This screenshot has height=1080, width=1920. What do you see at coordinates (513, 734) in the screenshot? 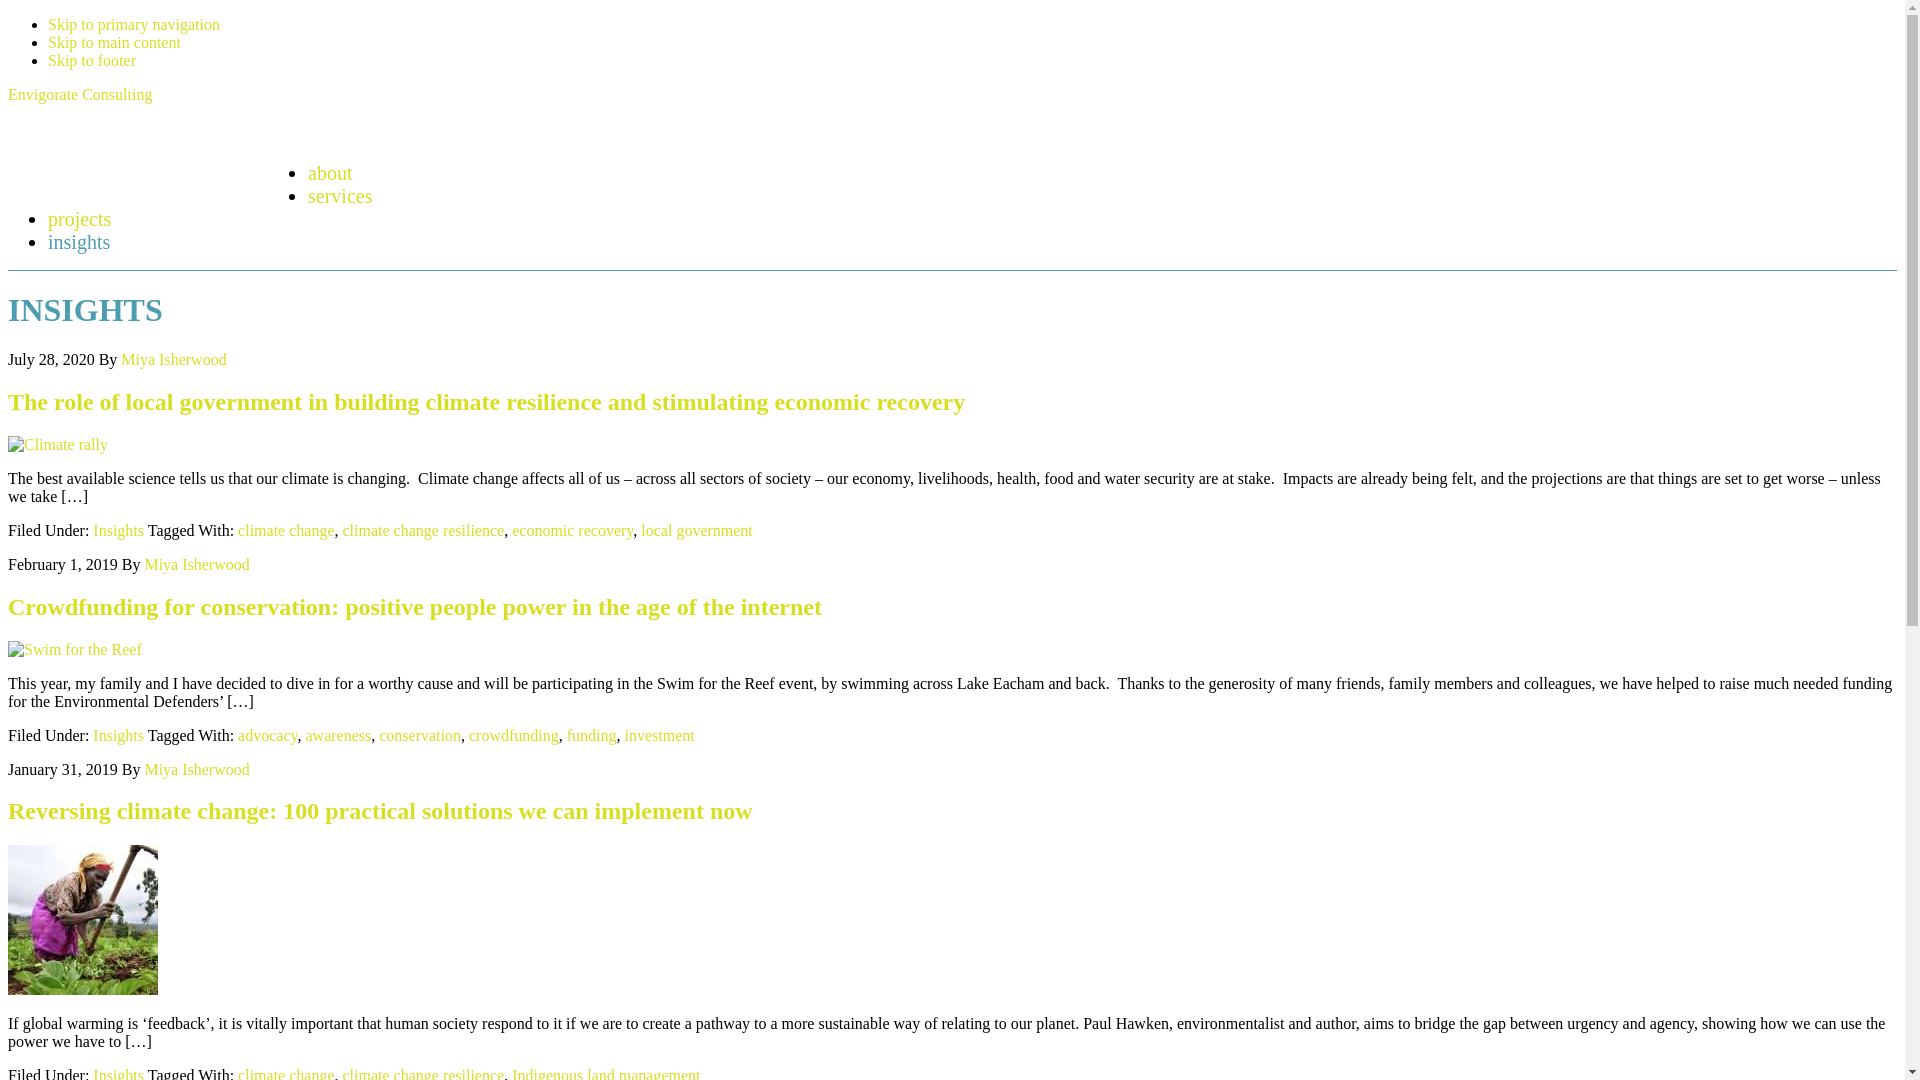
I see `'crowdfunding'` at bounding box center [513, 734].